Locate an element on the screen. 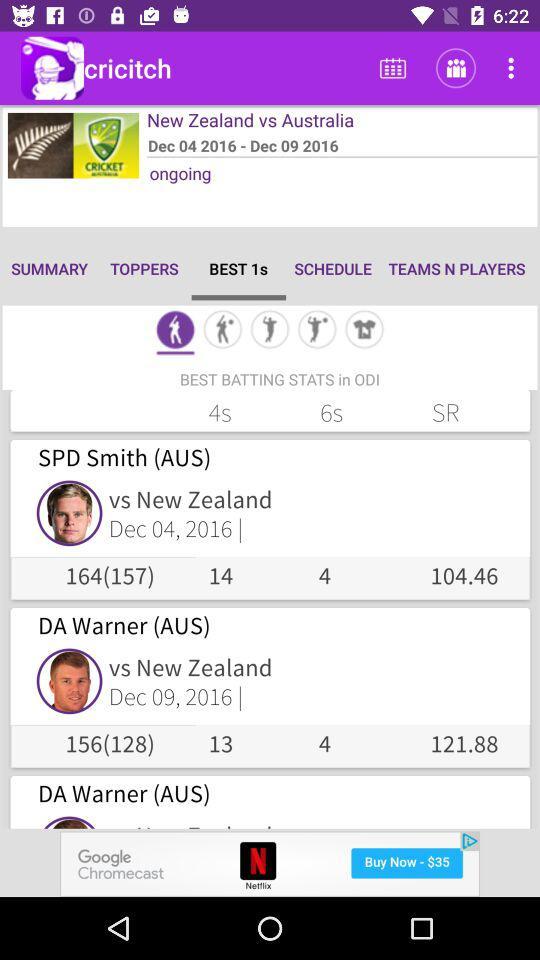 This screenshot has height=960, width=540. chromecast advertisement button is located at coordinates (270, 863).